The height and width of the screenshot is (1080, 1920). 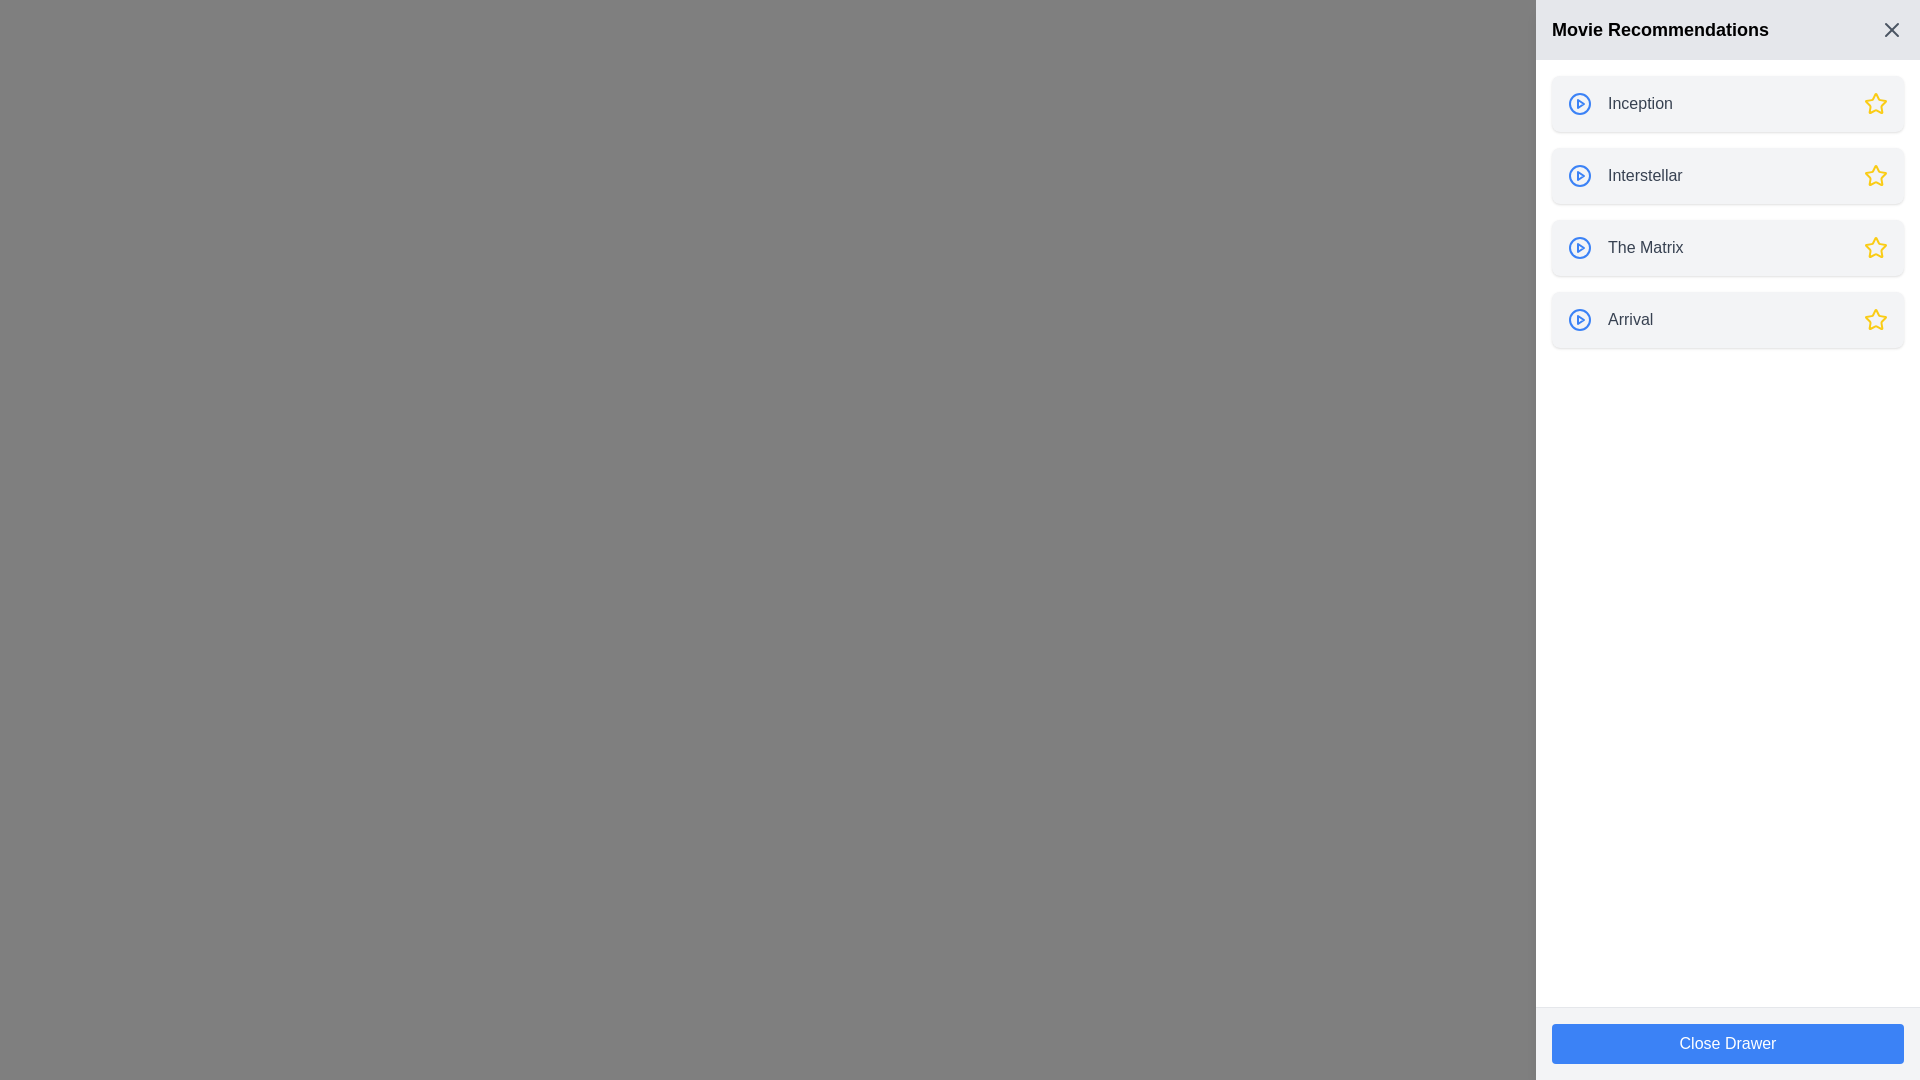 What do you see at coordinates (1578, 319) in the screenshot?
I see `the circular SVG element that is part of the play button for the 'Arrival' movie recommendation entry located at the bottom of the sidebar panel` at bounding box center [1578, 319].